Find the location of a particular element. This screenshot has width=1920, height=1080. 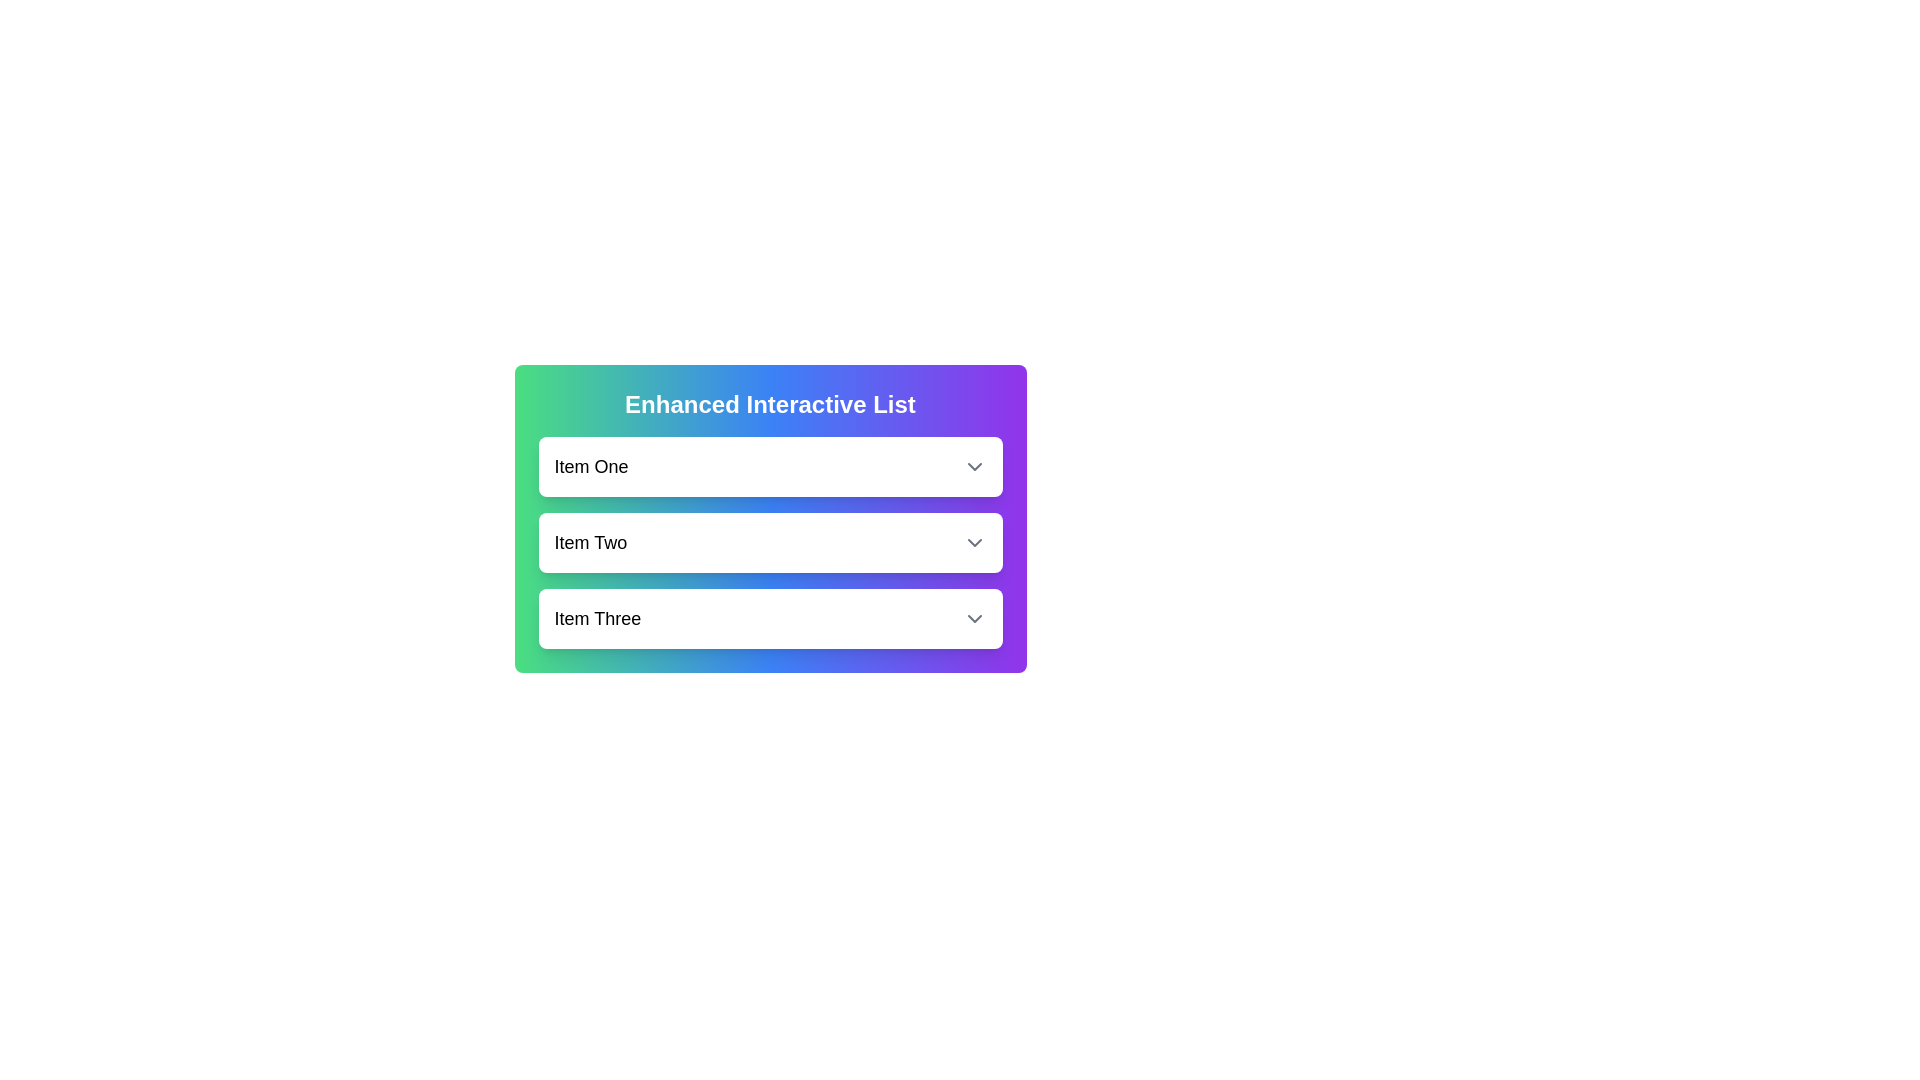

the 'Item Two' text label element, which is a medium, bold text label aligned to the left, surrounded by a clickable area with a dropdown arrow to the right is located at coordinates (589, 543).